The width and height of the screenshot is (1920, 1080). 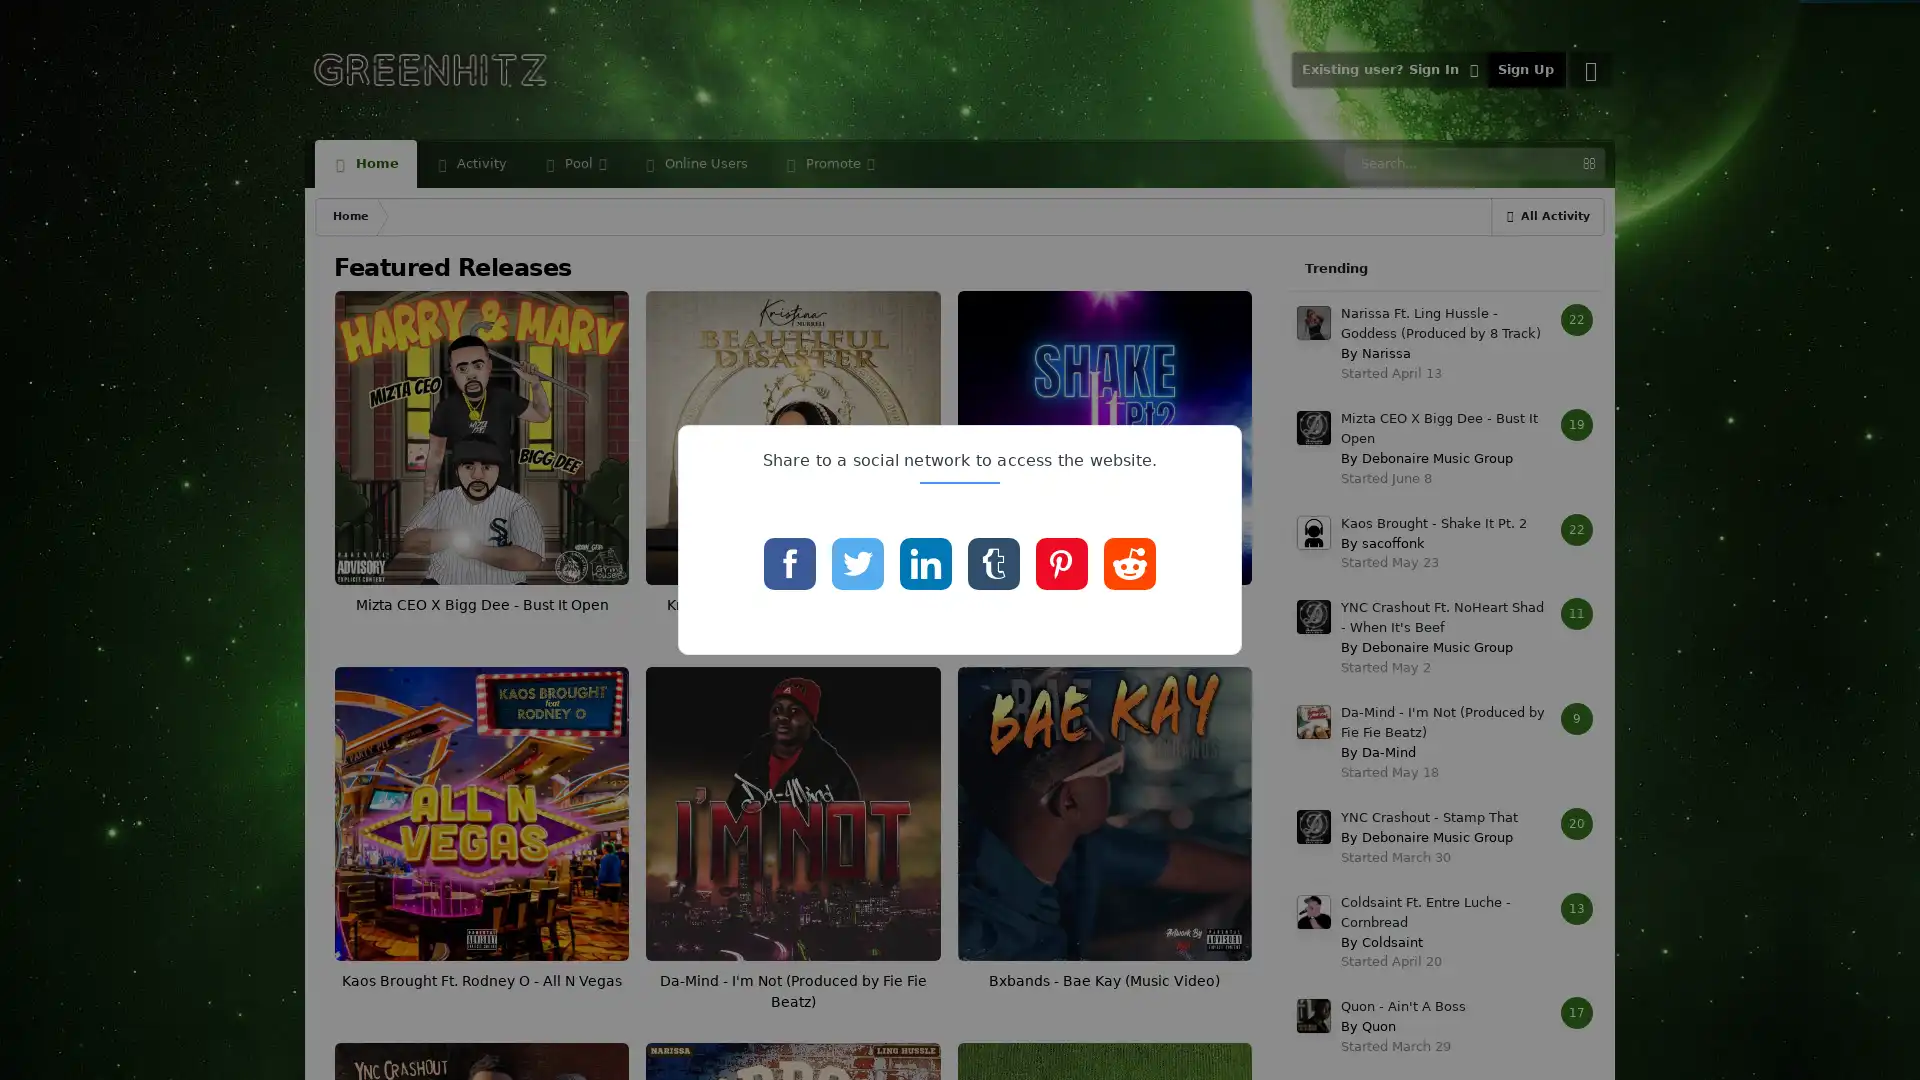 I want to click on Search, so click(x=1587, y=163).